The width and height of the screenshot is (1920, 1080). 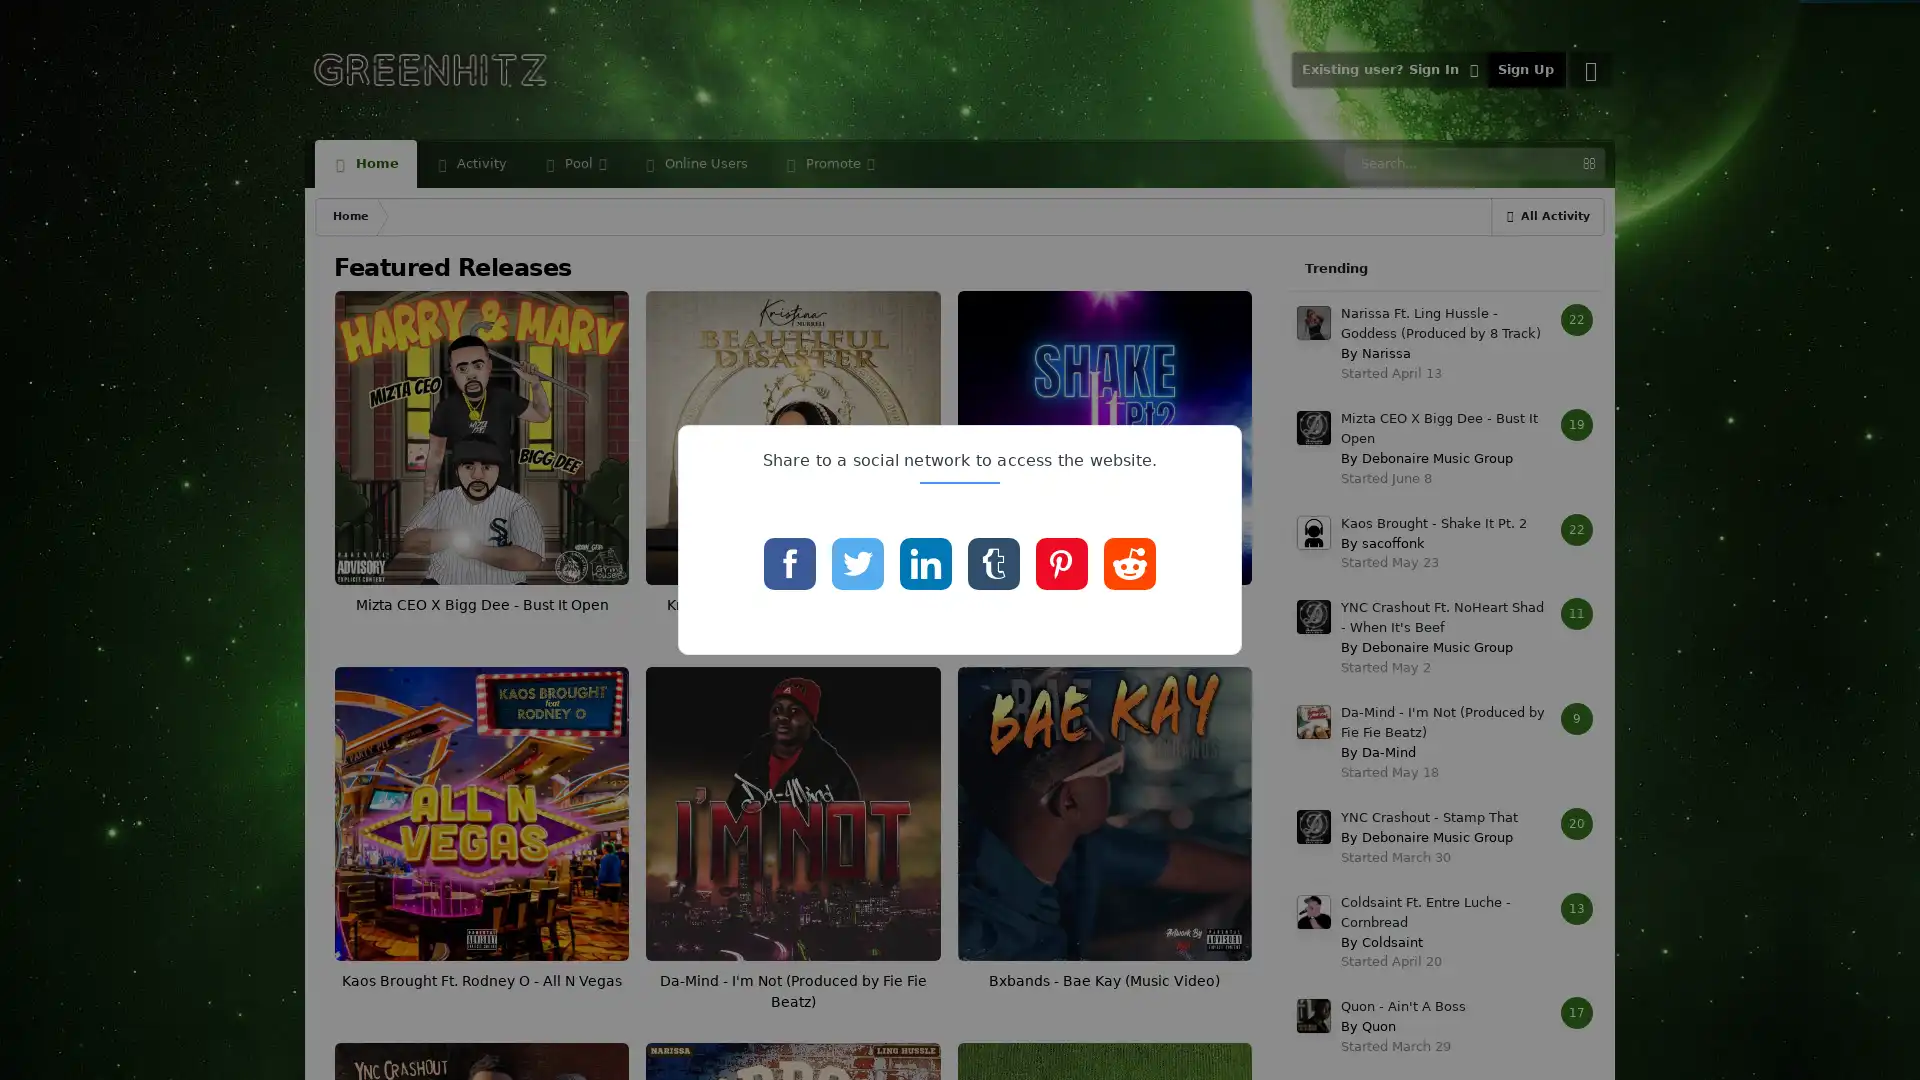 I want to click on Search, so click(x=1587, y=163).